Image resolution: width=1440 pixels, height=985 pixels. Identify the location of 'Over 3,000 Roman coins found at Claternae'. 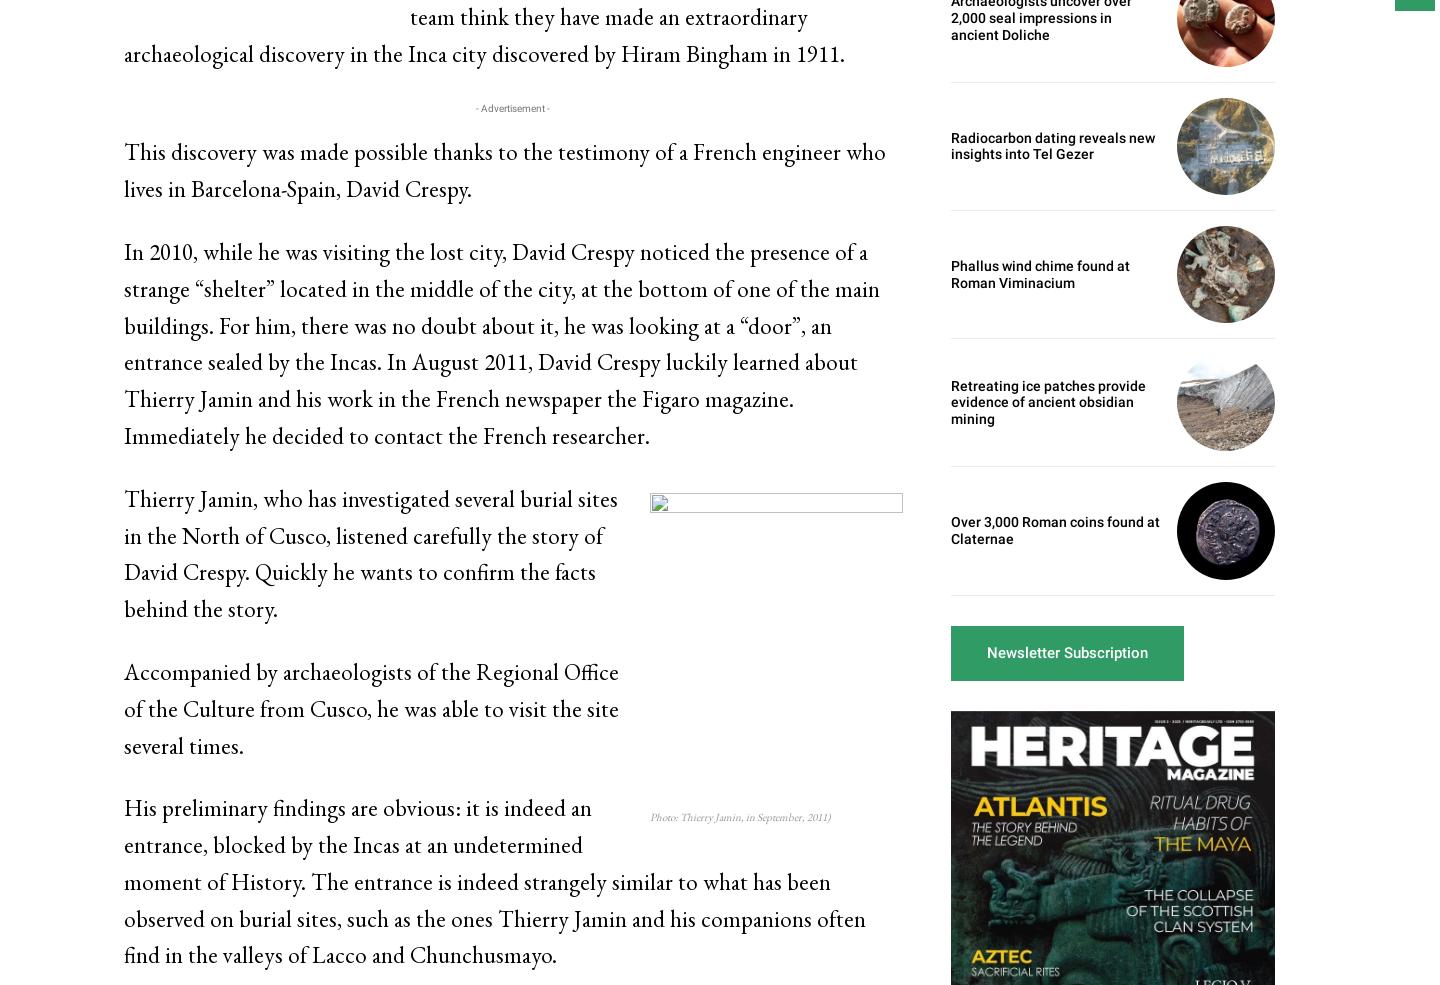
(1054, 530).